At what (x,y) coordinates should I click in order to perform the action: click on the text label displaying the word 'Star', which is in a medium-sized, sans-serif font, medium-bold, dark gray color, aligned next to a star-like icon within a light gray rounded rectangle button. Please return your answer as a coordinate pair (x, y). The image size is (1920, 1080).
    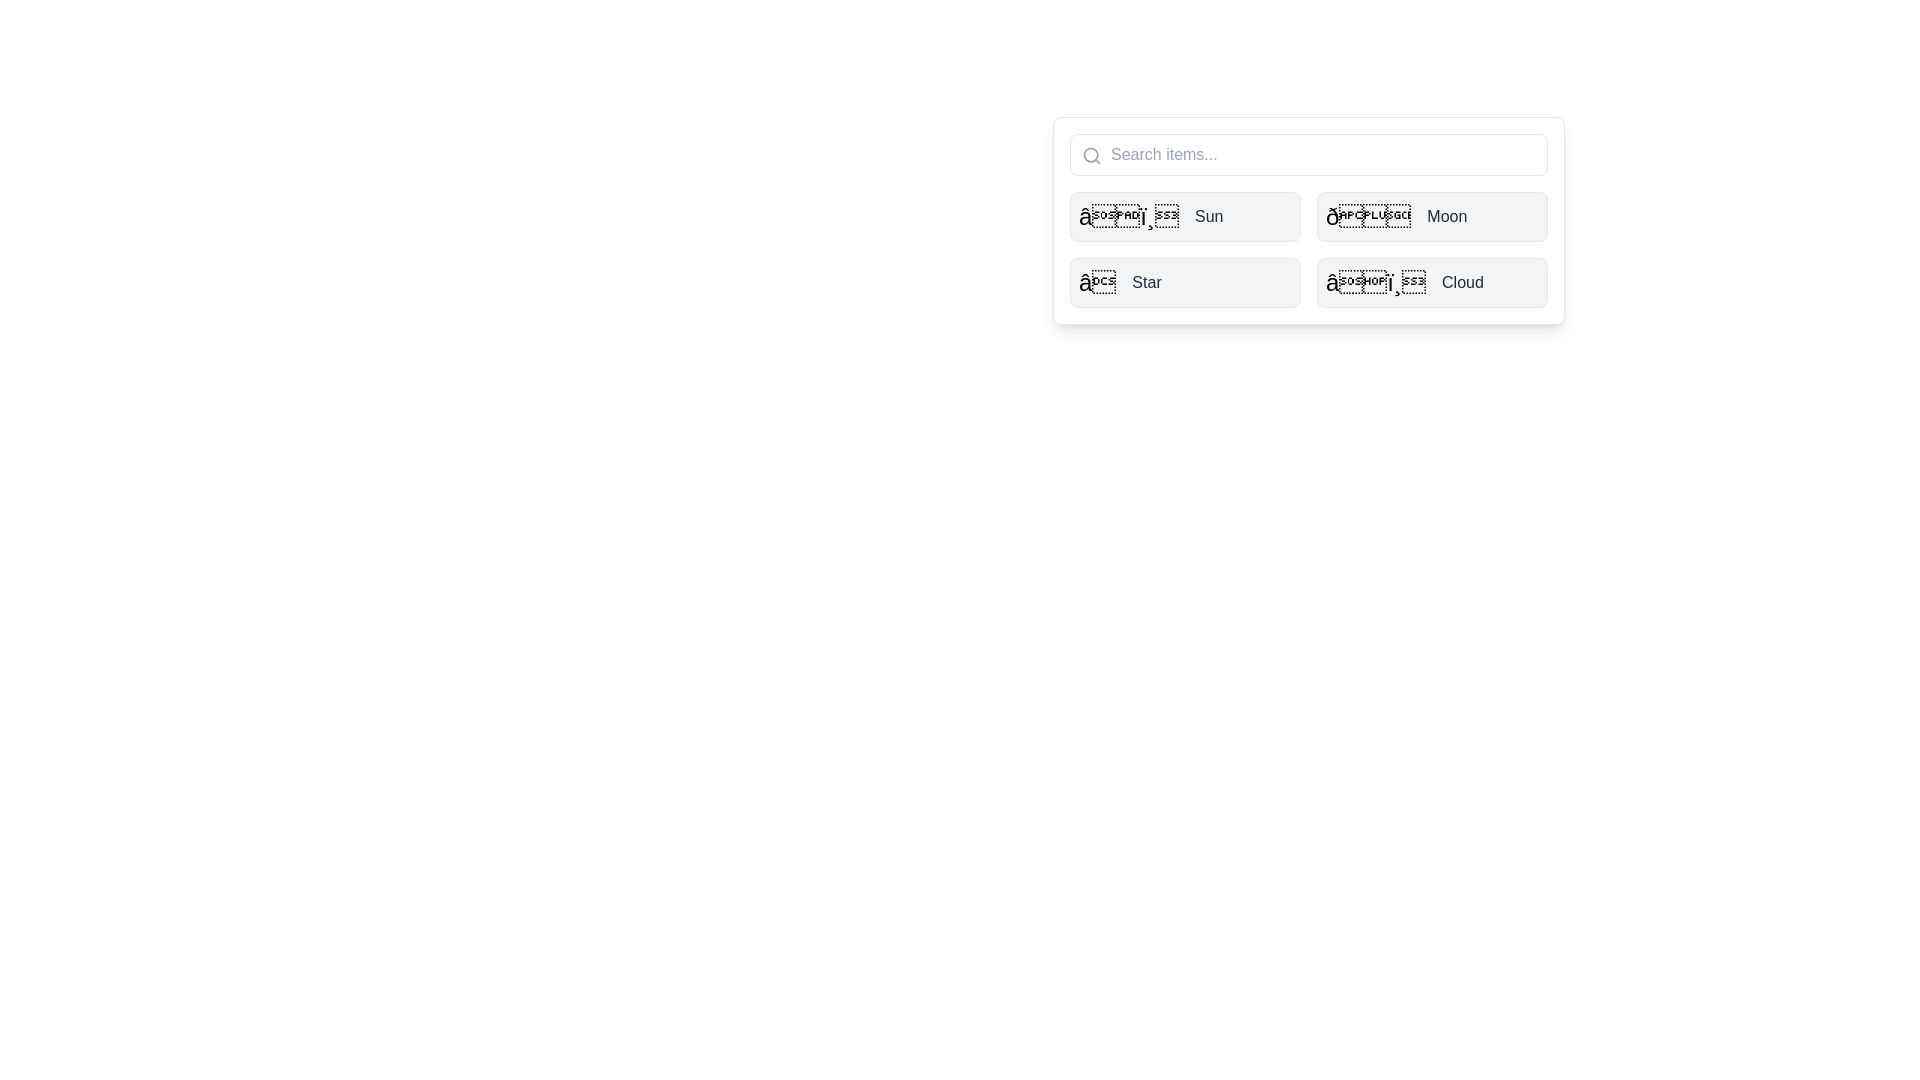
    Looking at the image, I should click on (1147, 282).